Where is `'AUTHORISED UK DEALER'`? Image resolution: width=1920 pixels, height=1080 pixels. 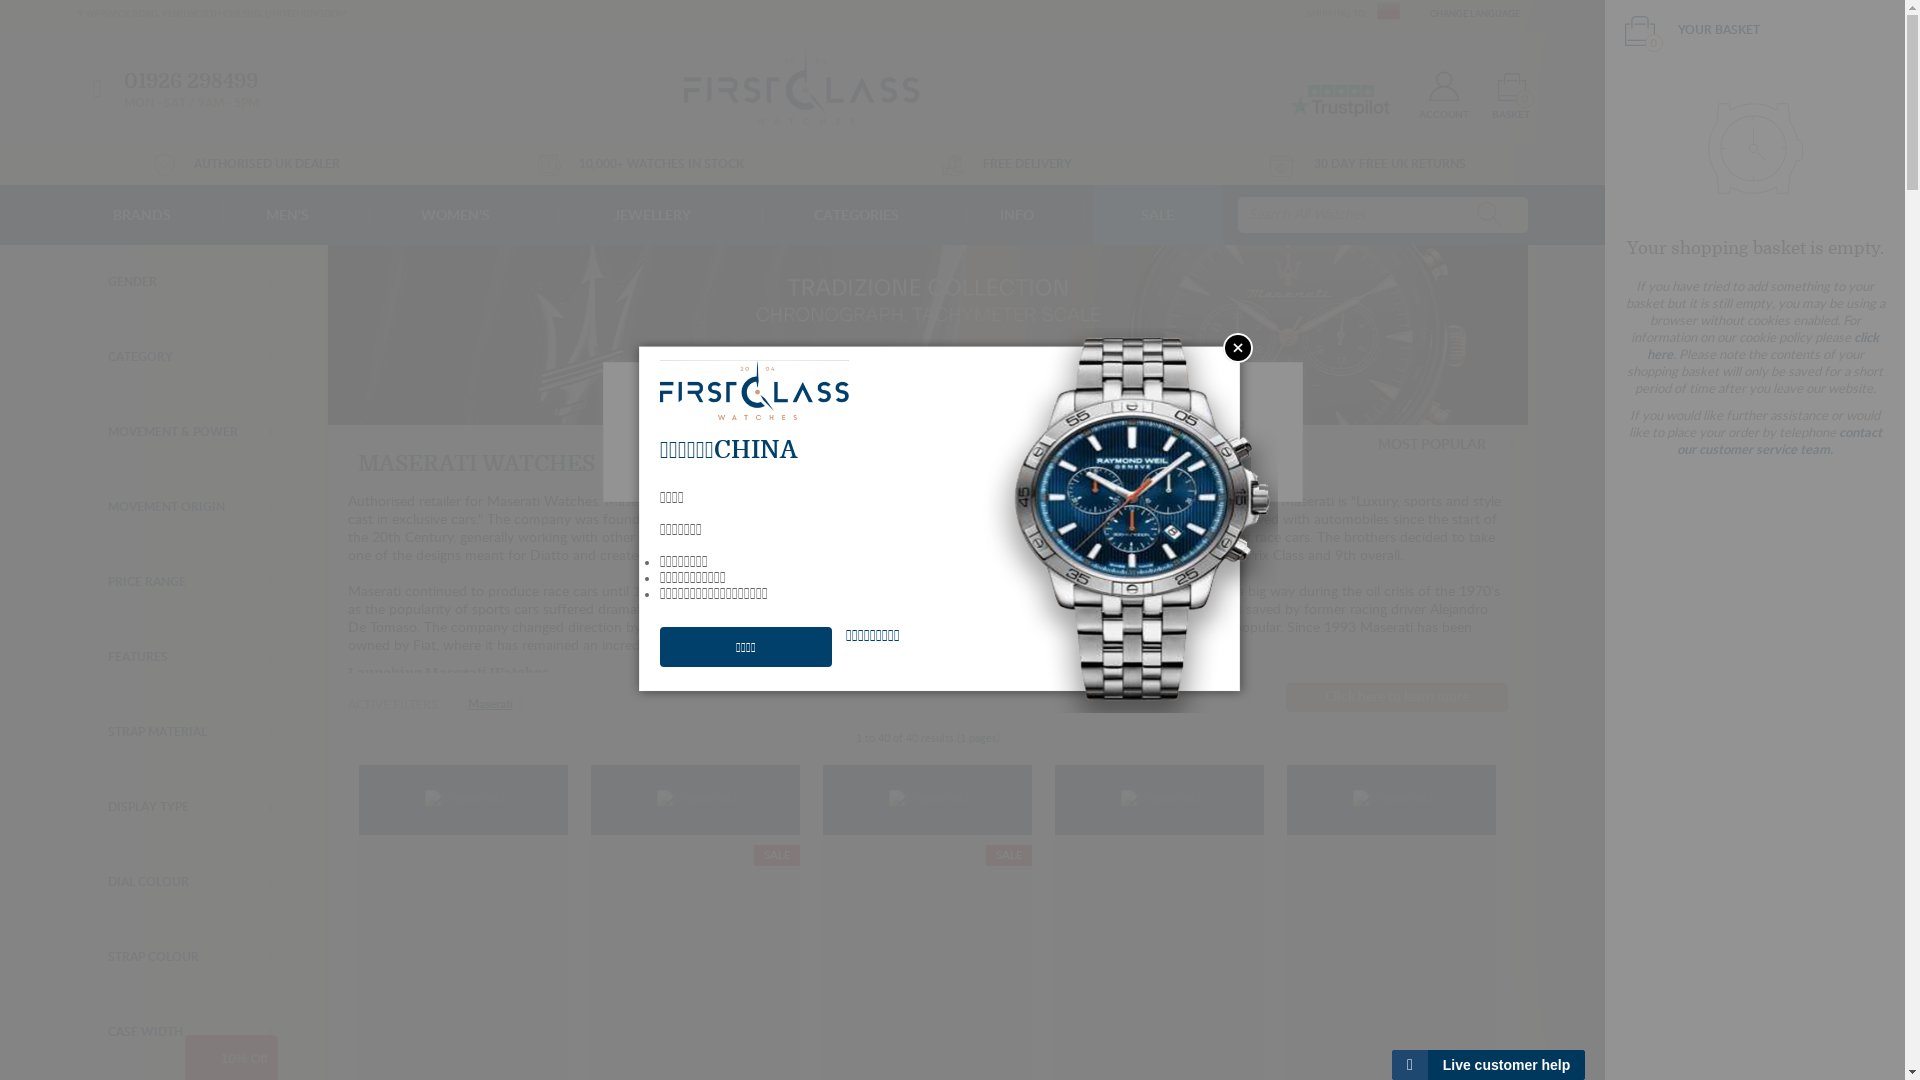 'AUTHORISED UK DEALER' is located at coordinates (236, 163).